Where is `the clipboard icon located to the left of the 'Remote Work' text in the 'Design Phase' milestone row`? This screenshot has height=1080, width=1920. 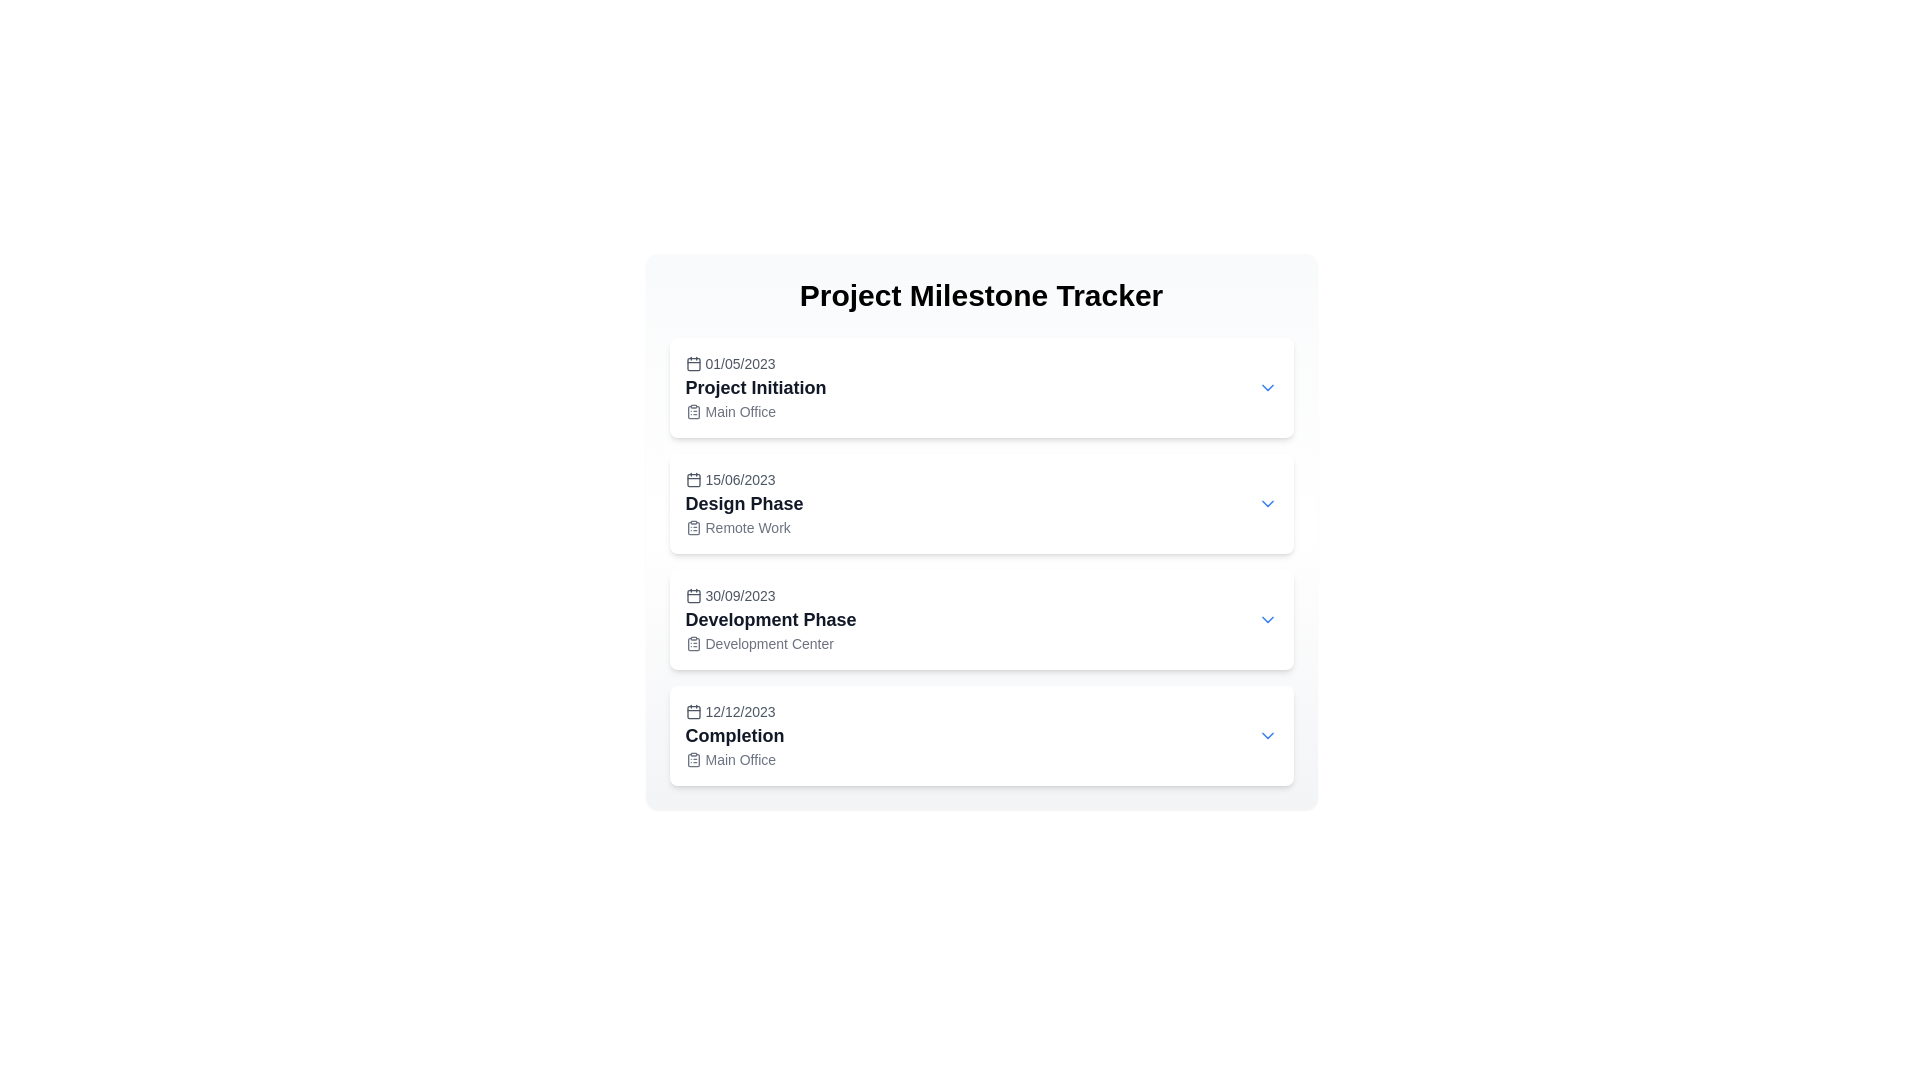 the clipboard icon located to the left of the 'Remote Work' text in the 'Design Phase' milestone row is located at coordinates (693, 527).